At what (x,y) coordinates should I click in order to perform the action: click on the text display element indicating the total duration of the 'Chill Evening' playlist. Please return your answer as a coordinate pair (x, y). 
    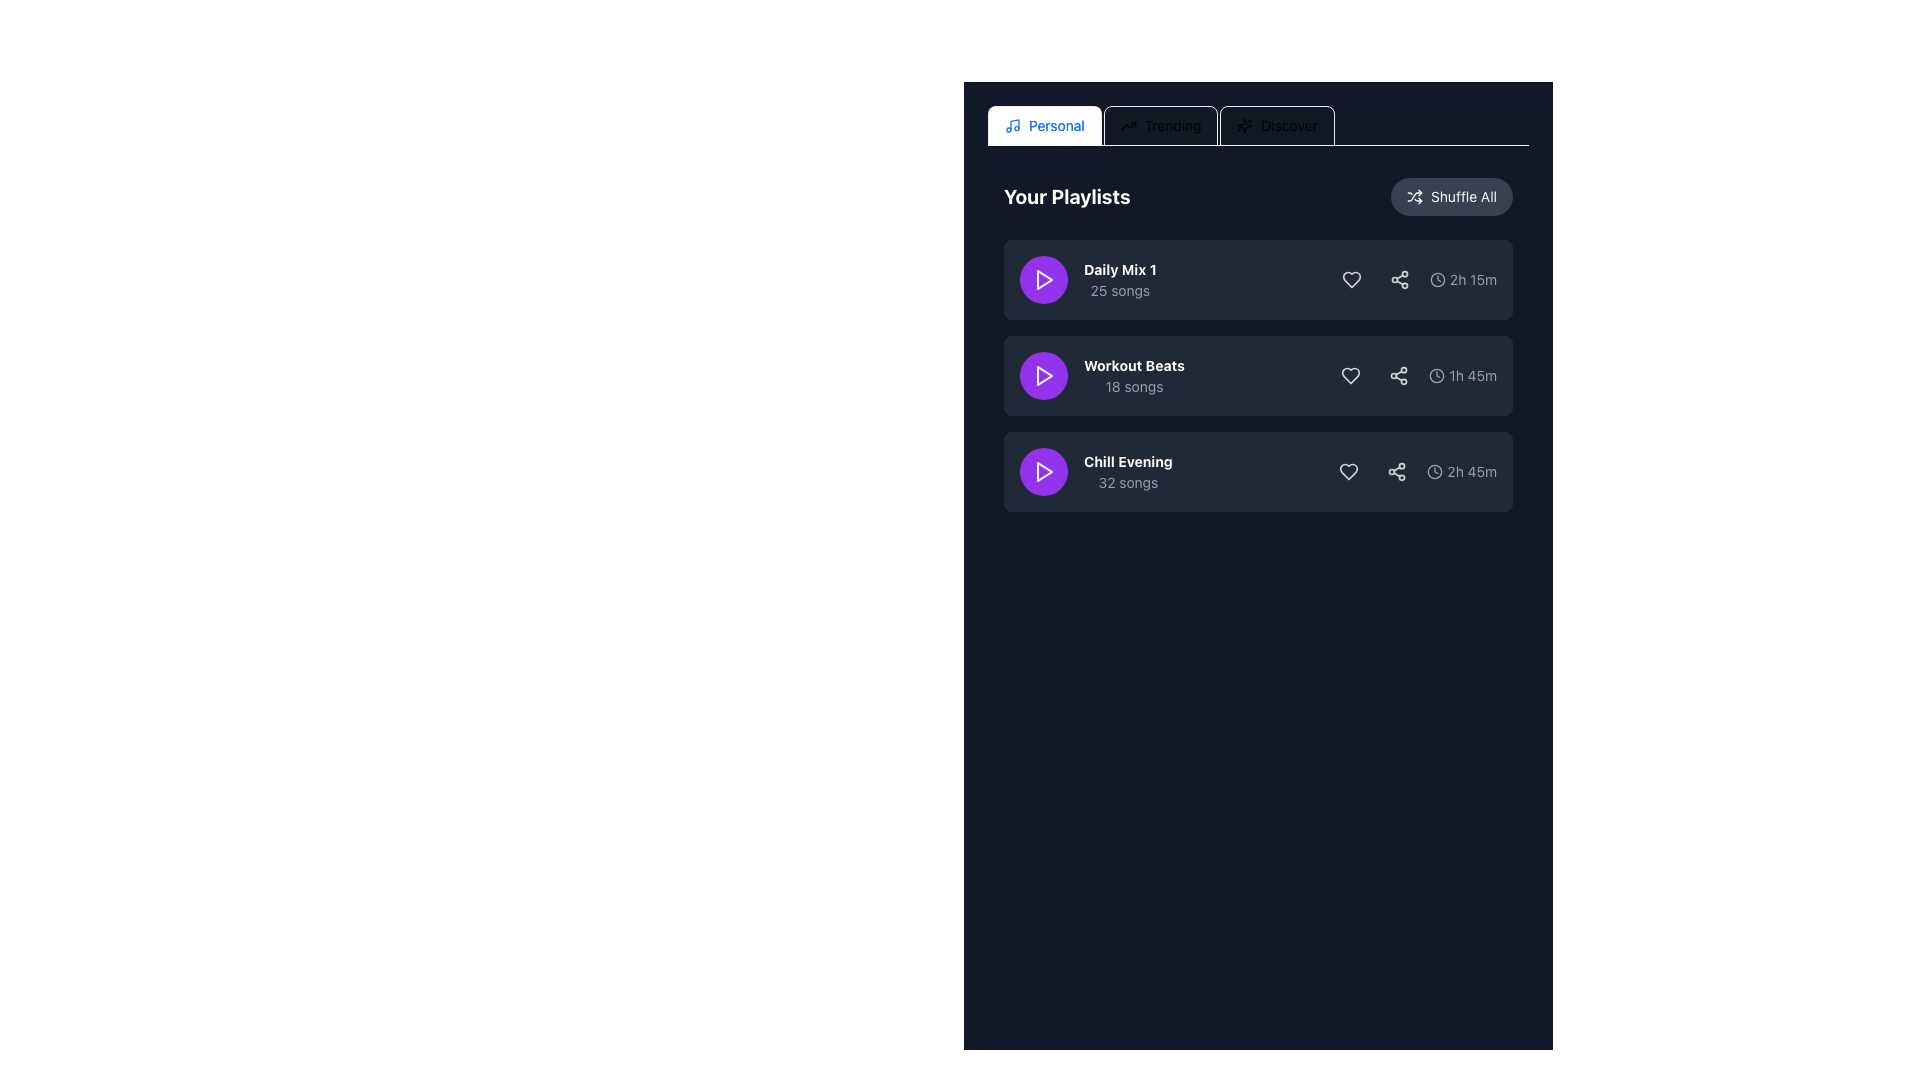
    Looking at the image, I should click on (1413, 471).